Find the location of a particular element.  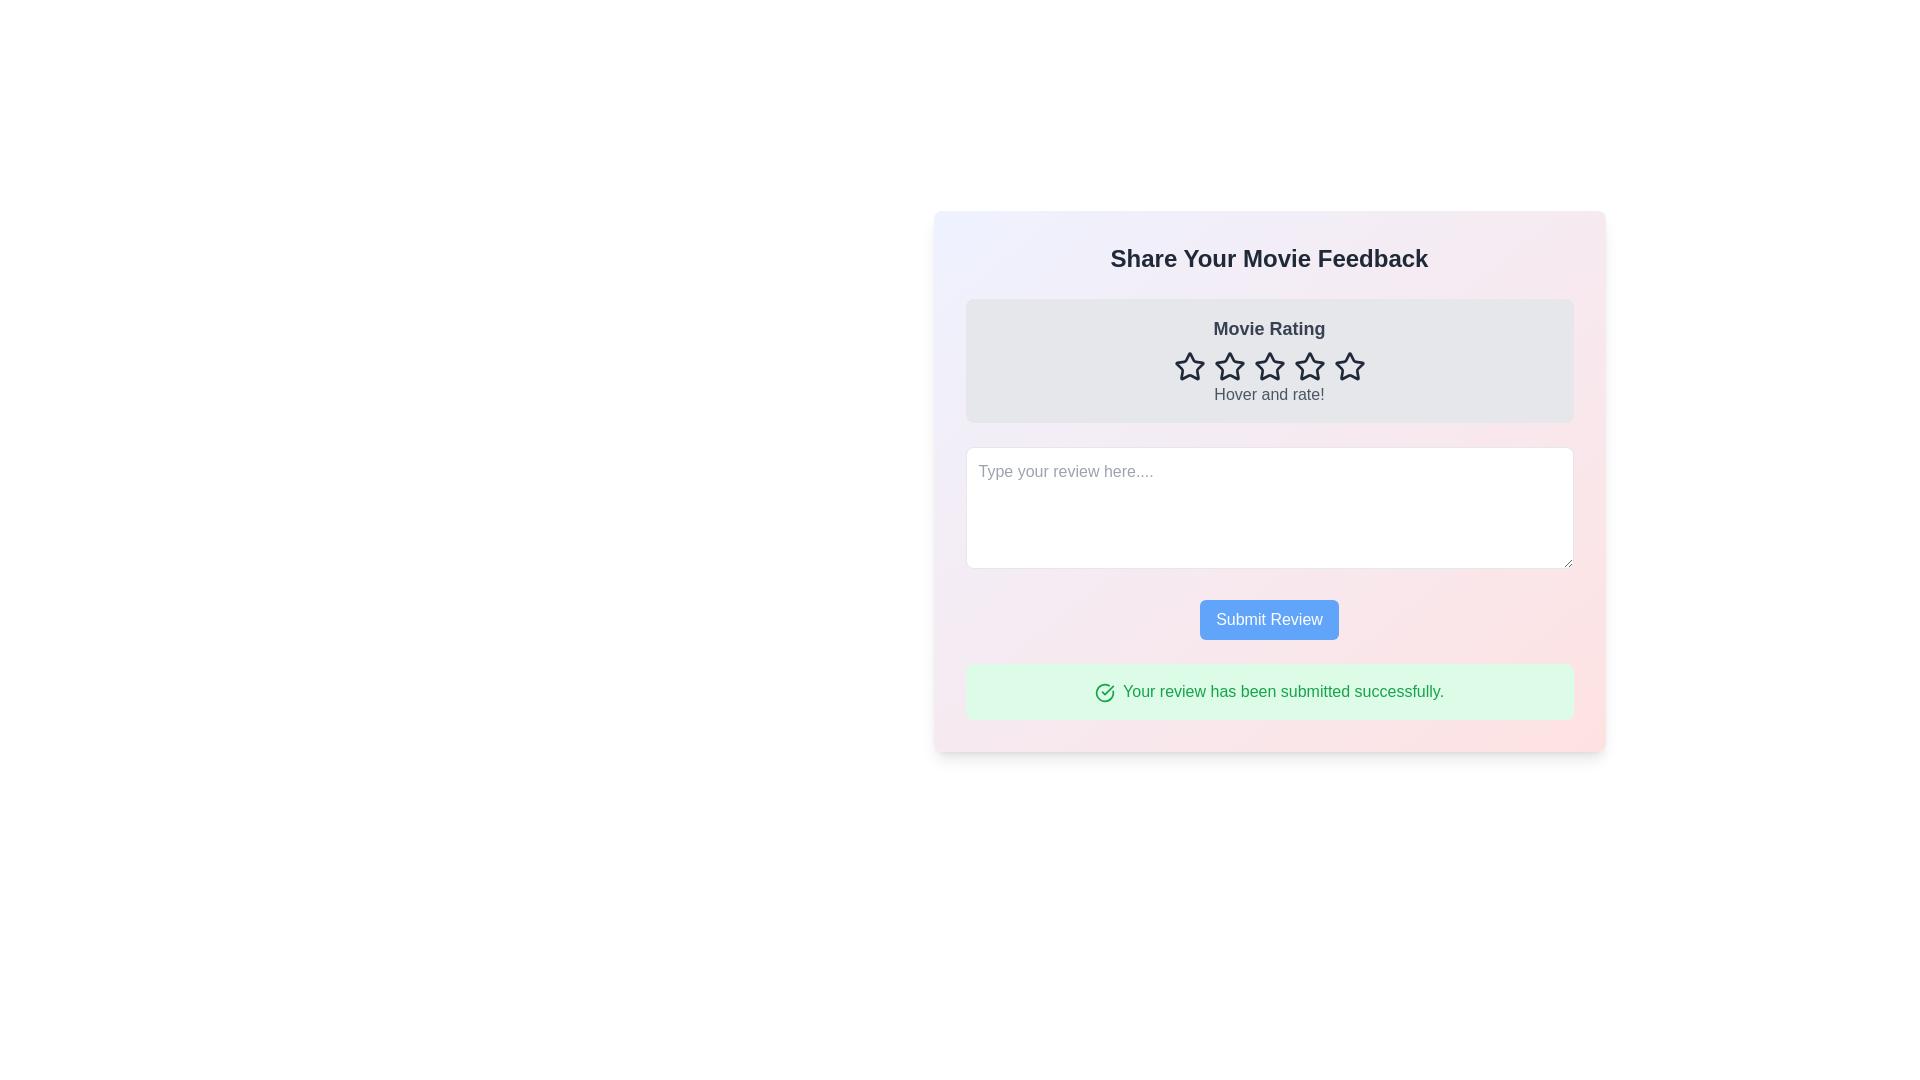

the central star icon in the interactive rating system is located at coordinates (1268, 366).